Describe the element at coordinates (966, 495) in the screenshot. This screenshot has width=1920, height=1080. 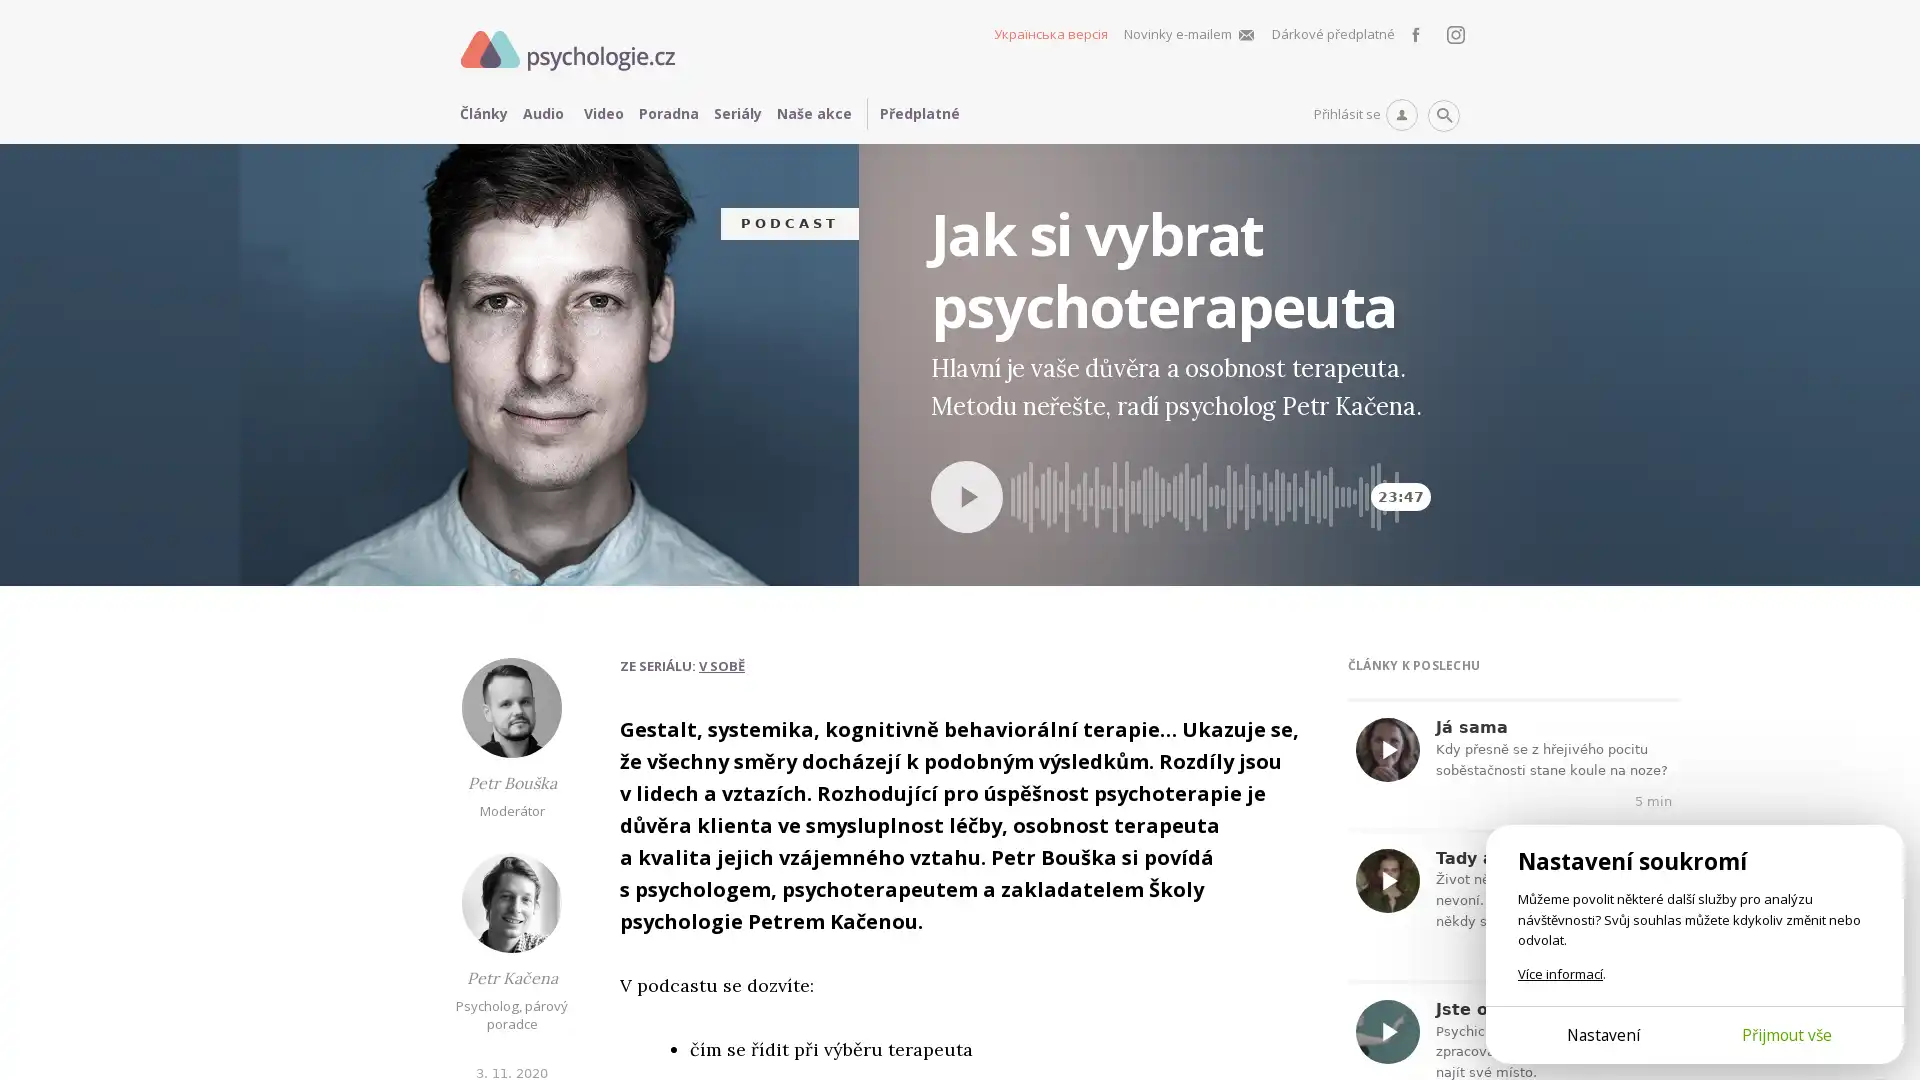
I see `Spustit prehravani` at that location.